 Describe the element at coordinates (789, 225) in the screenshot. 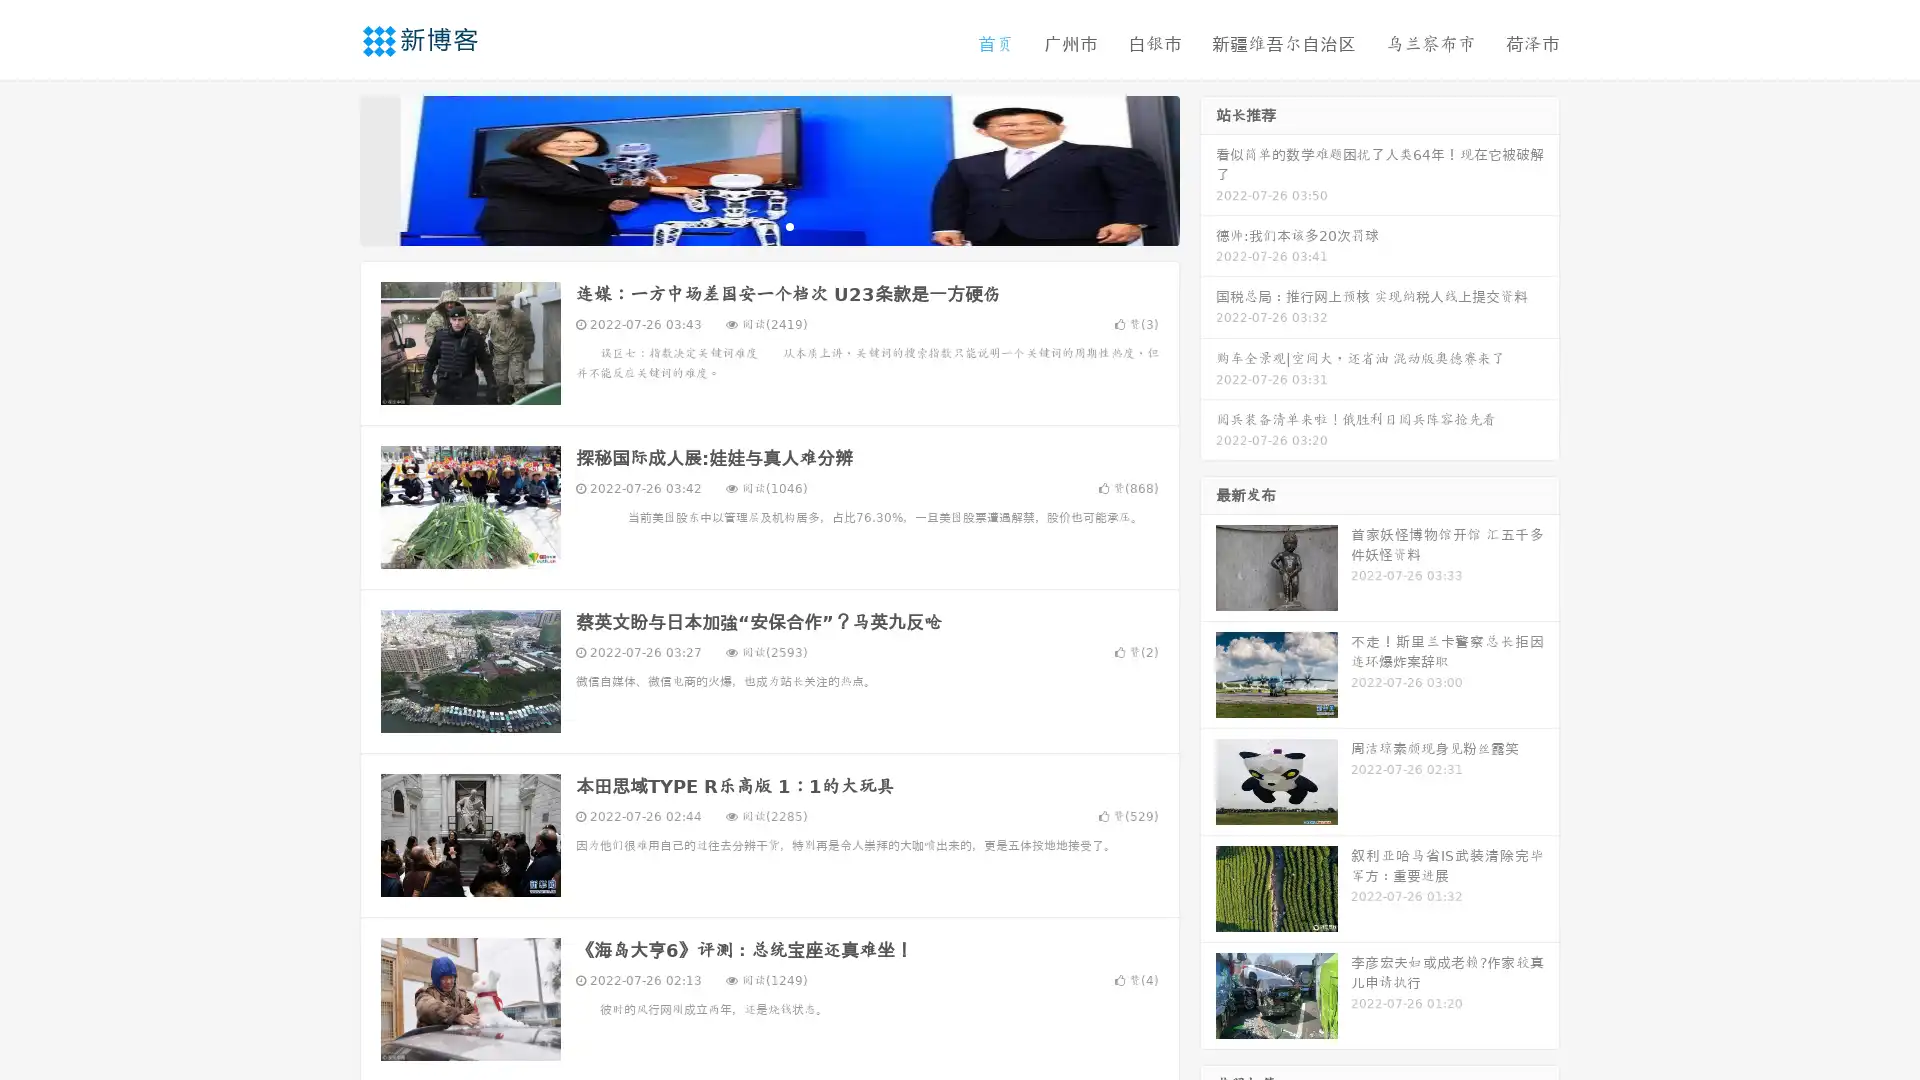

I see `Go to slide 3` at that location.